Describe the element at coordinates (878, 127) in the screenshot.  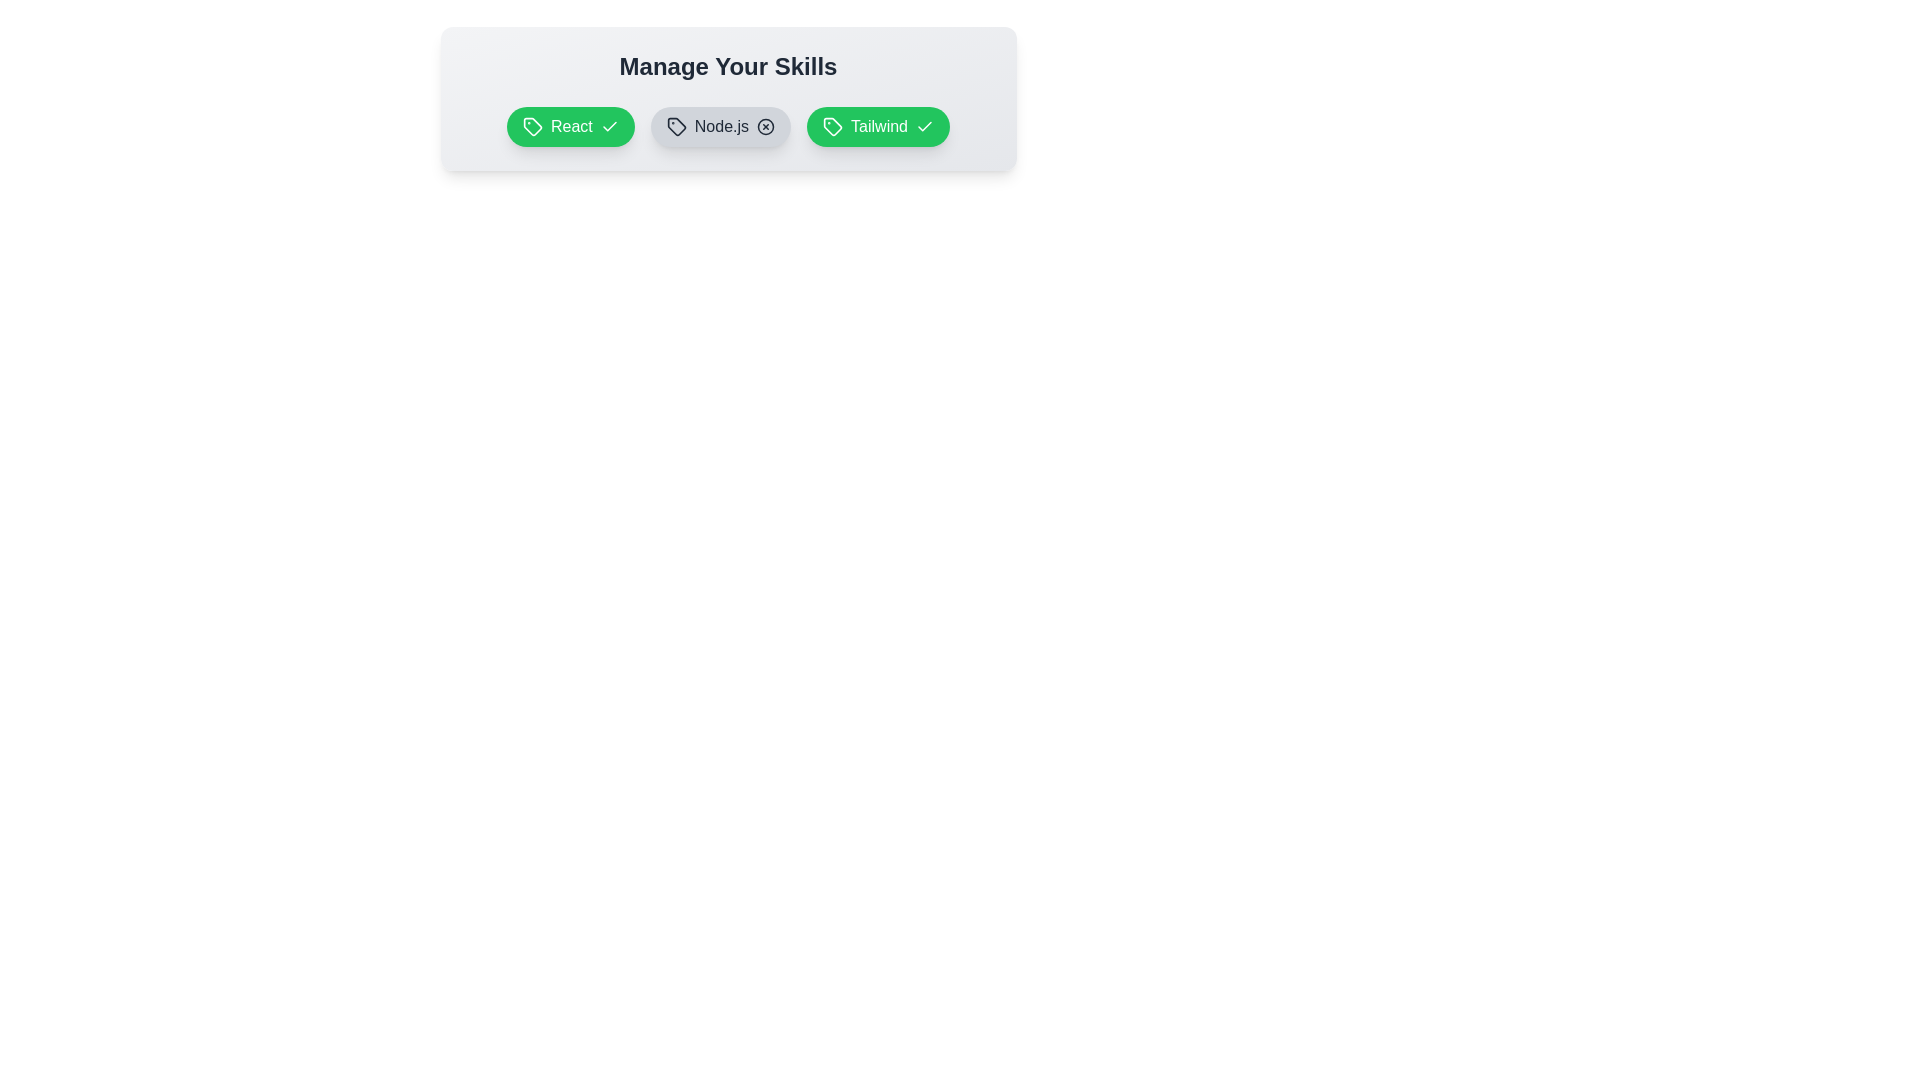
I see `the skill tag Tailwind to inspect its state` at that location.